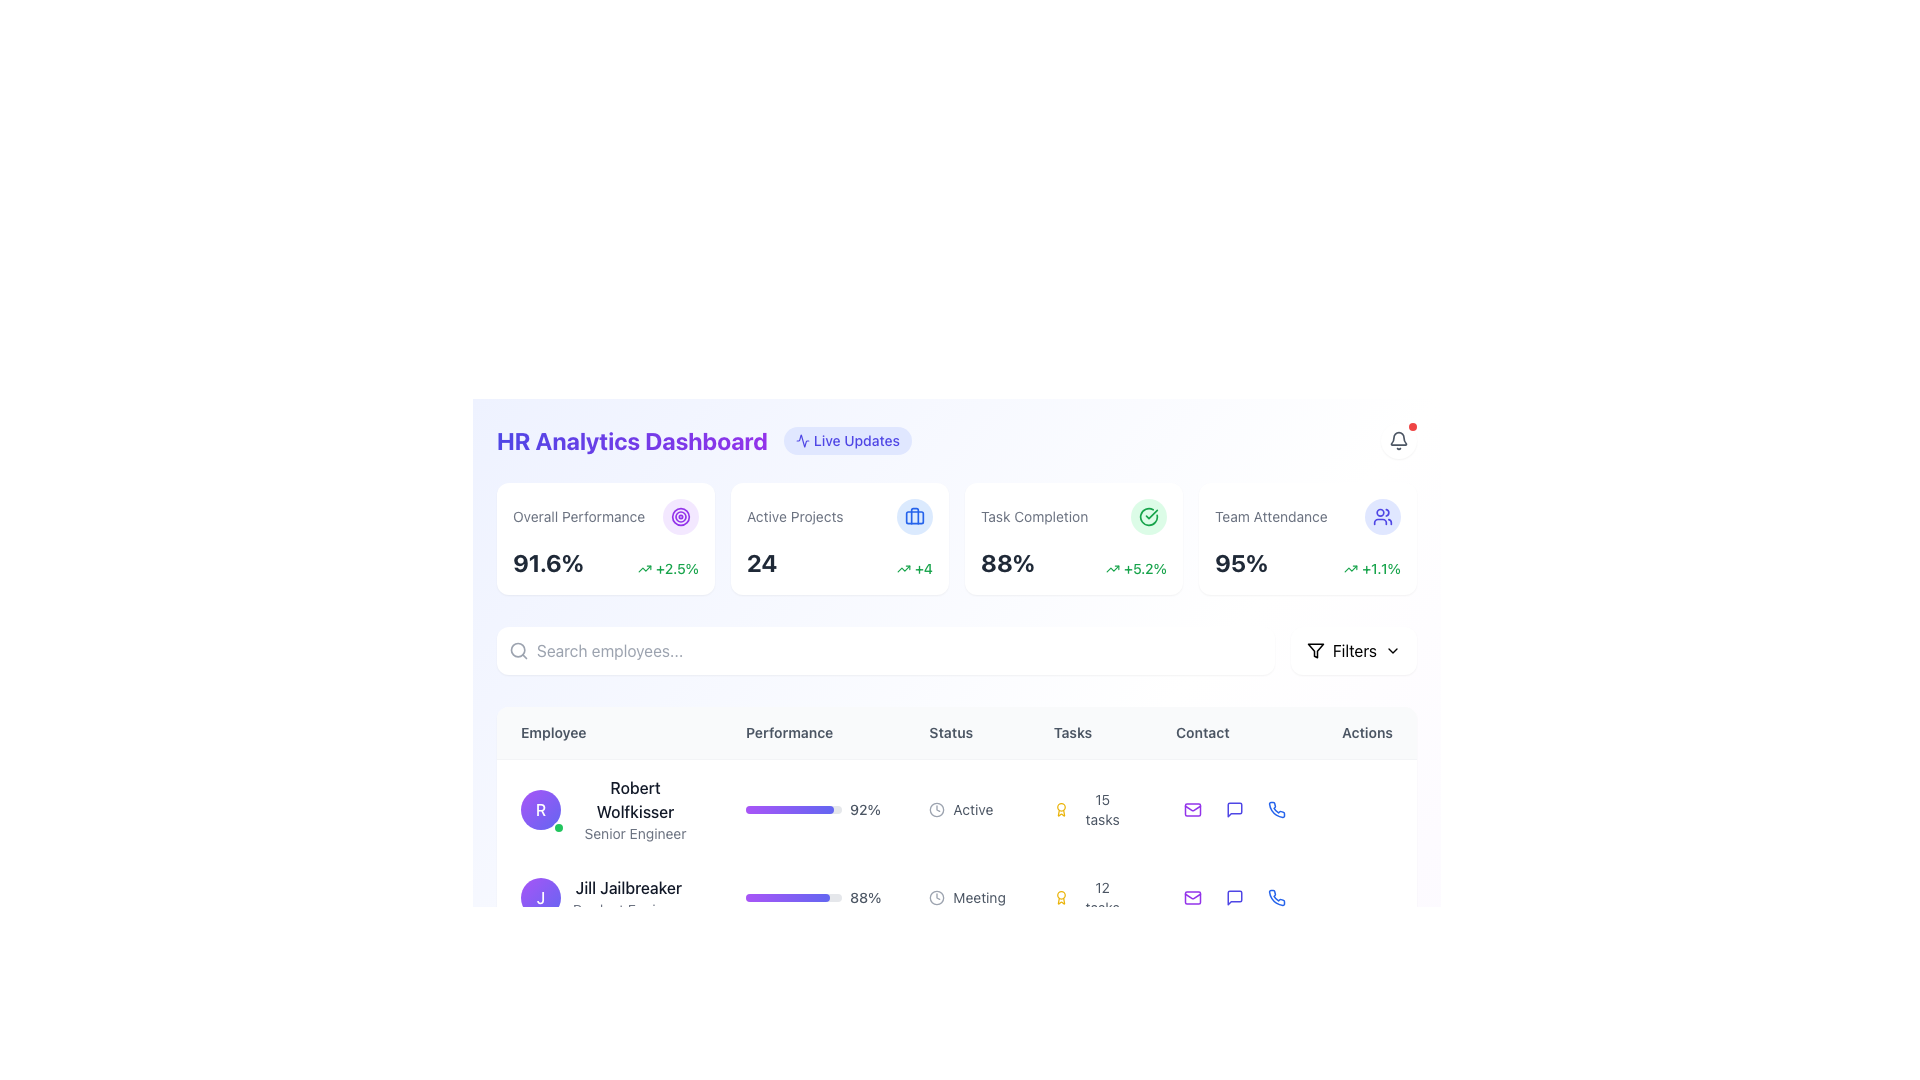  I want to click on the interactive speech bubble icon for 'Jill Jailbreaker' located in the 'Contact' column to trigger a tooltip or highlight effect, so click(1234, 897).